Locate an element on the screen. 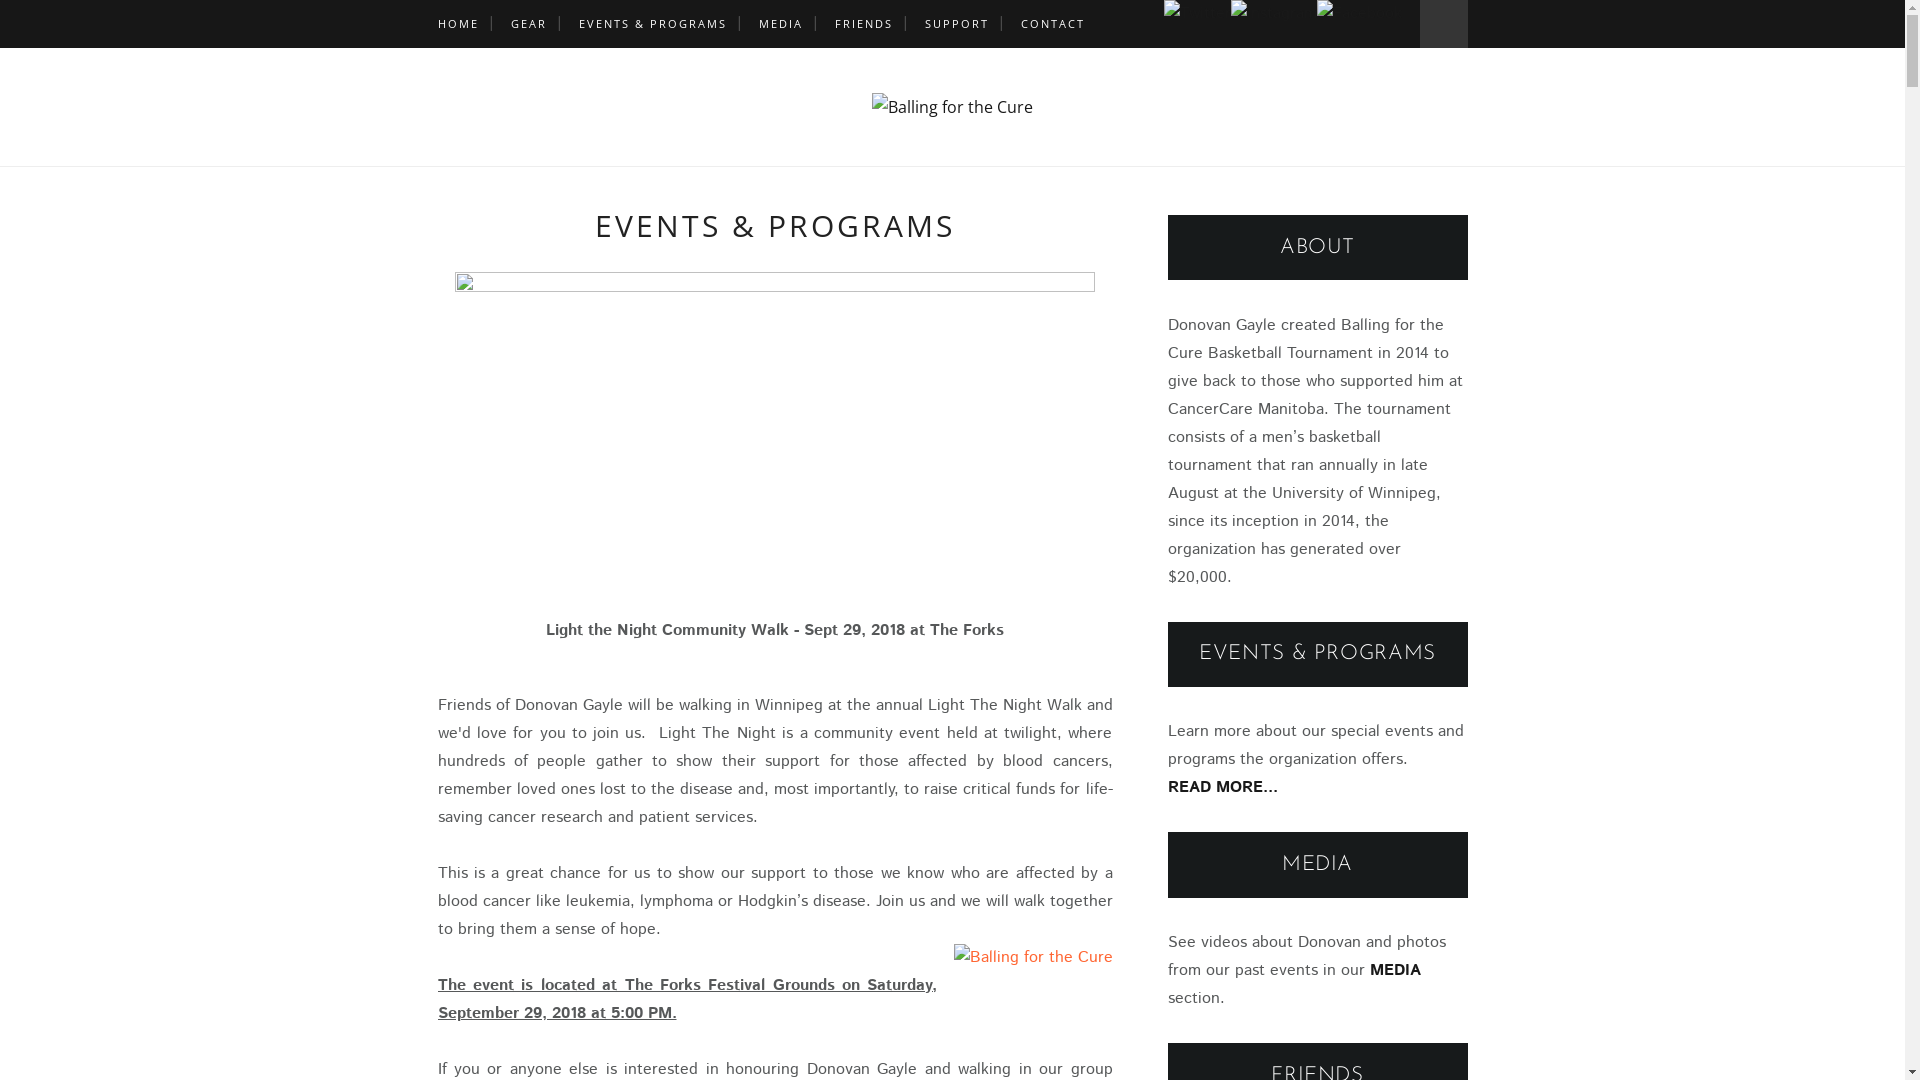 This screenshot has height=1080, width=1920. 'FRIENDS' is located at coordinates (863, 23).